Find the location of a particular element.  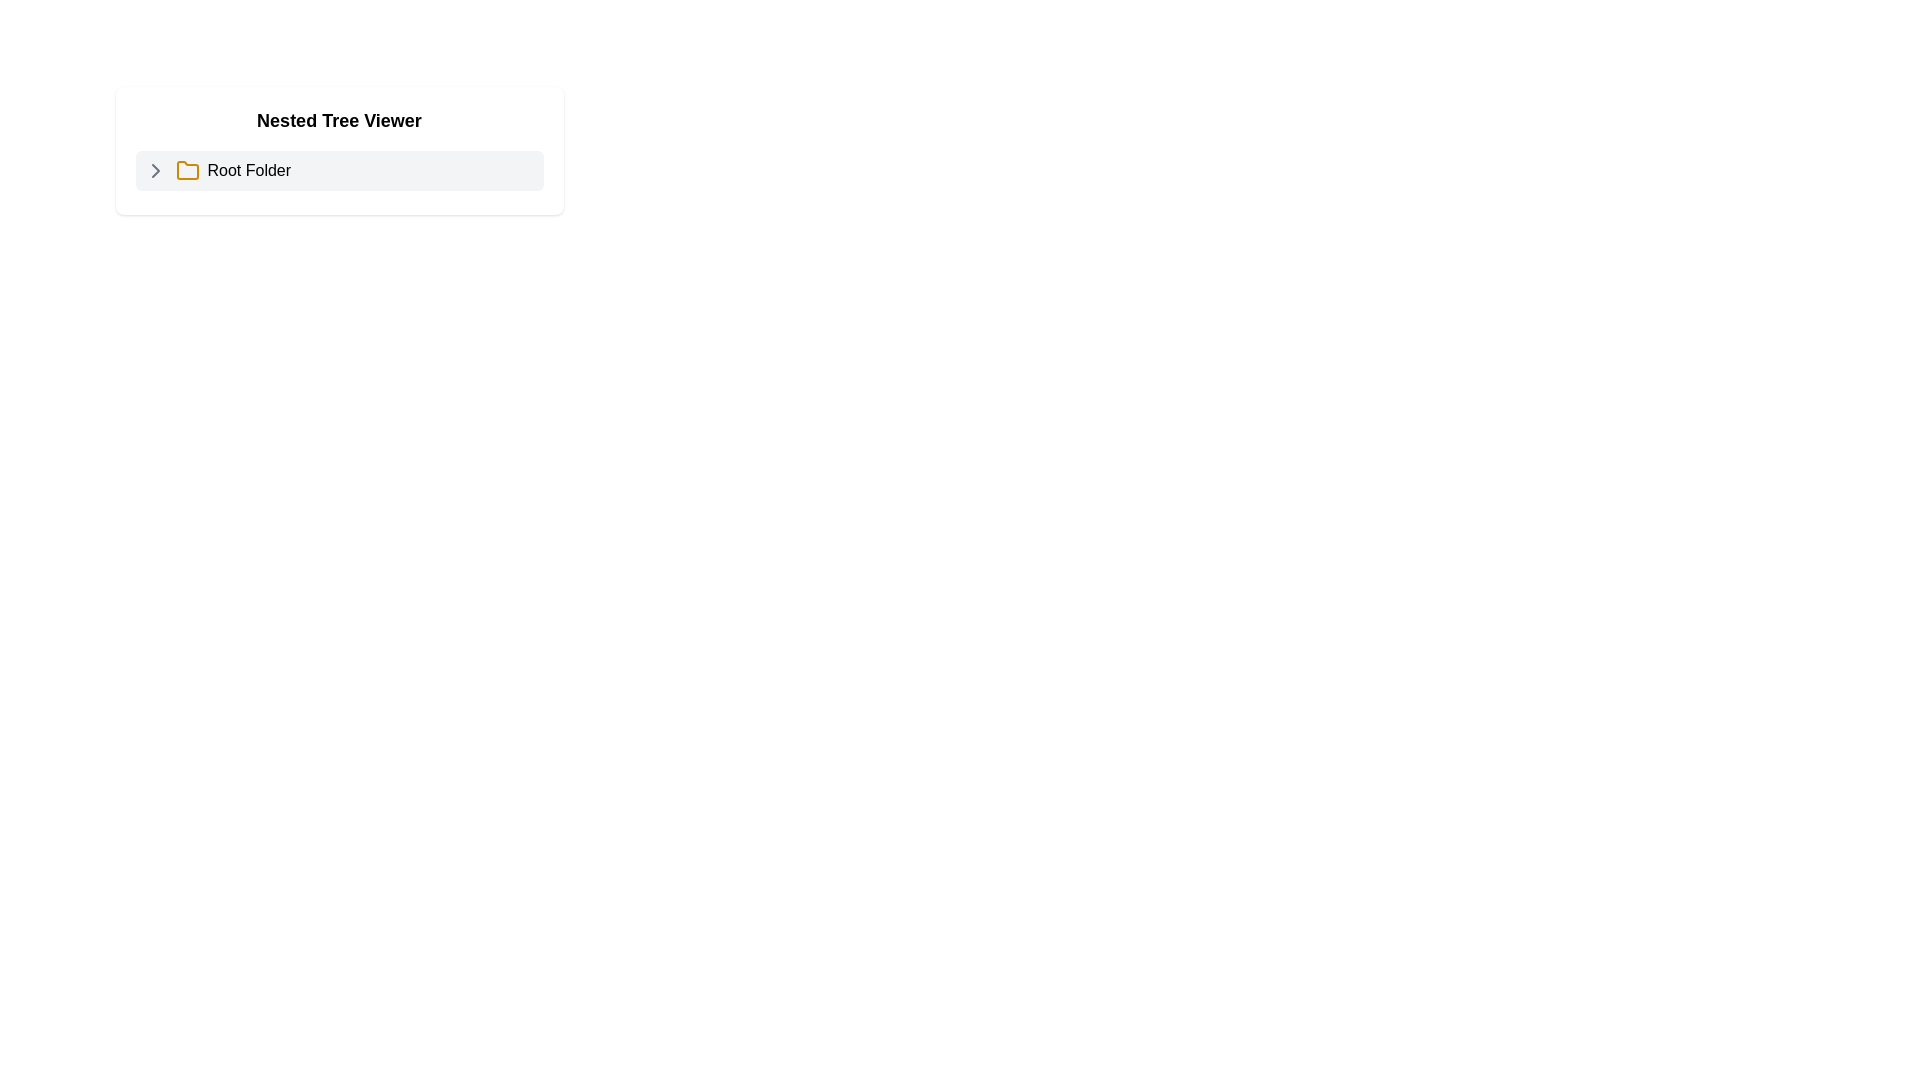

the chevron icon located at the far-left side of the 'Root Folder' entry in the tree viewer is located at coordinates (154, 169).